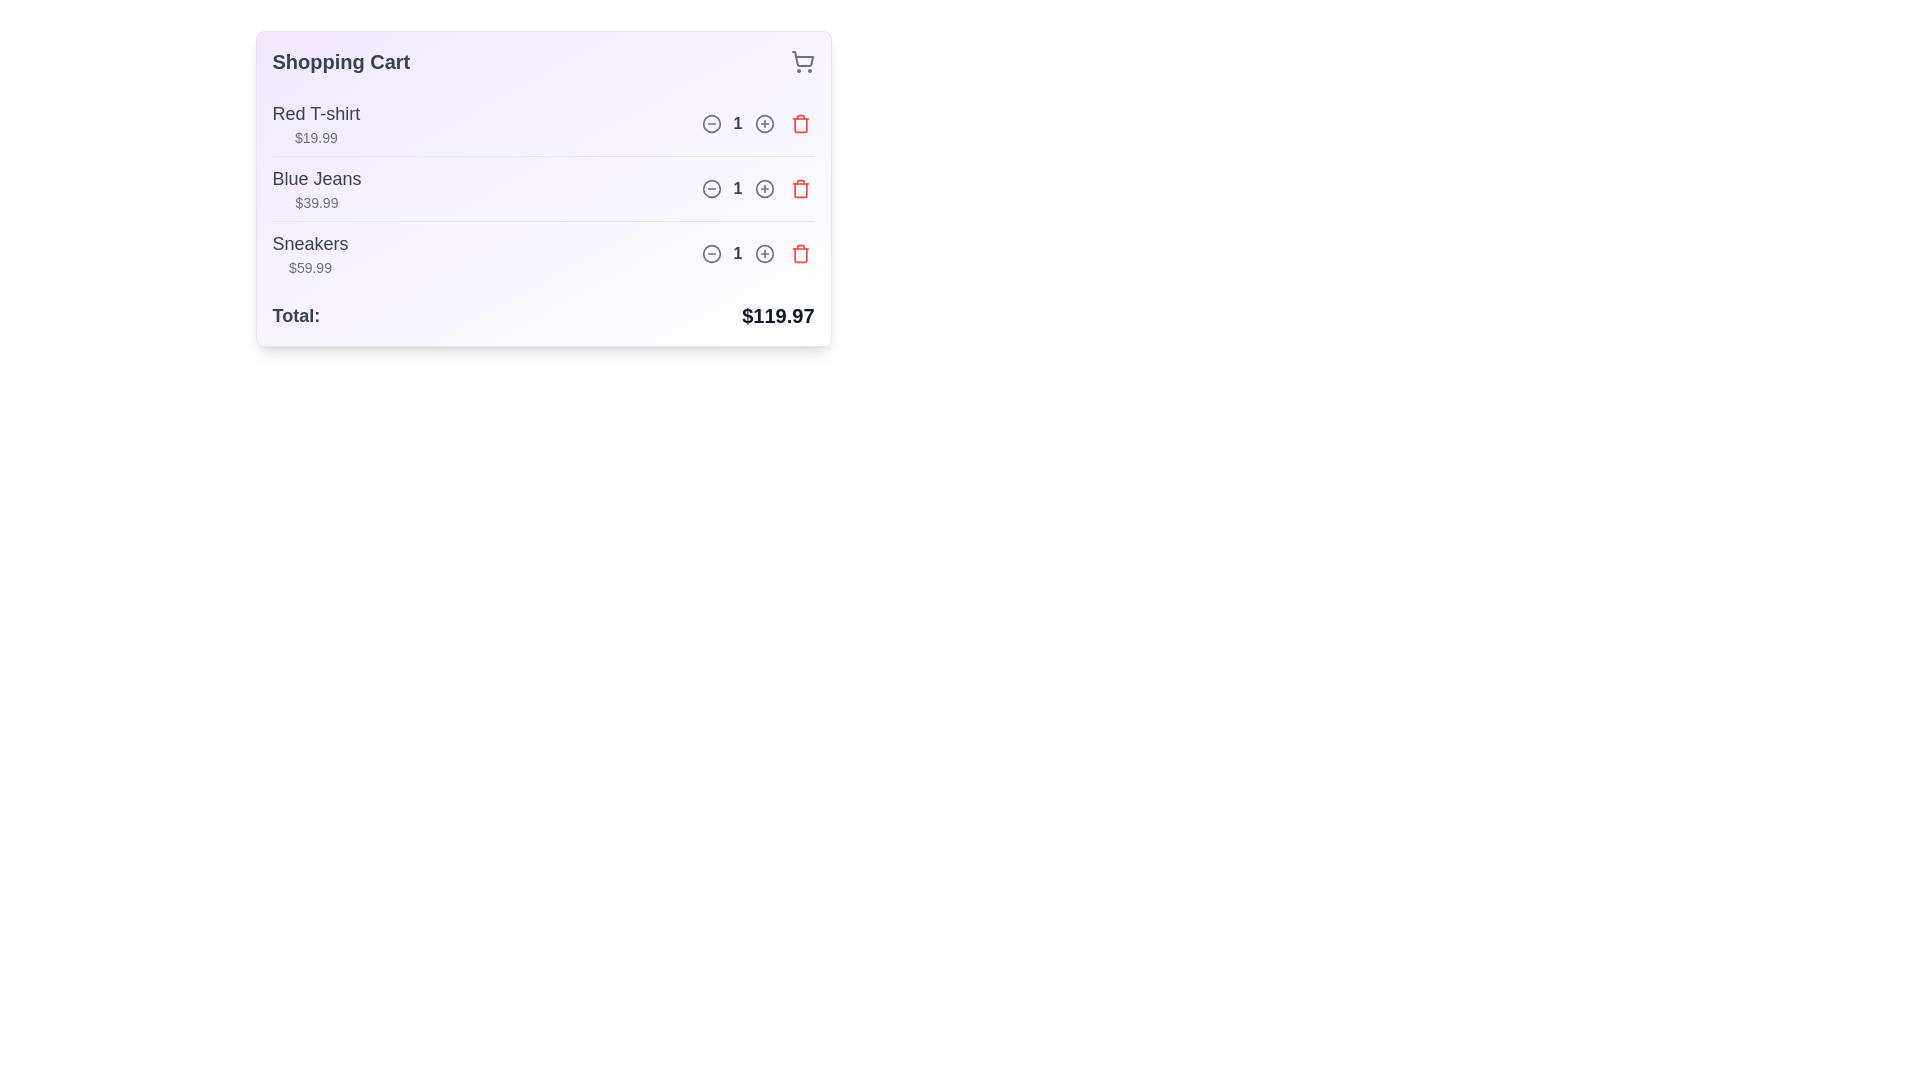 This screenshot has height=1080, width=1920. Describe the element at coordinates (315, 177) in the screenshot. I see `the text label that identifies the product as 'Blue Jeans' in the shopping cart interface, which is positioned above the price information element` at that location.